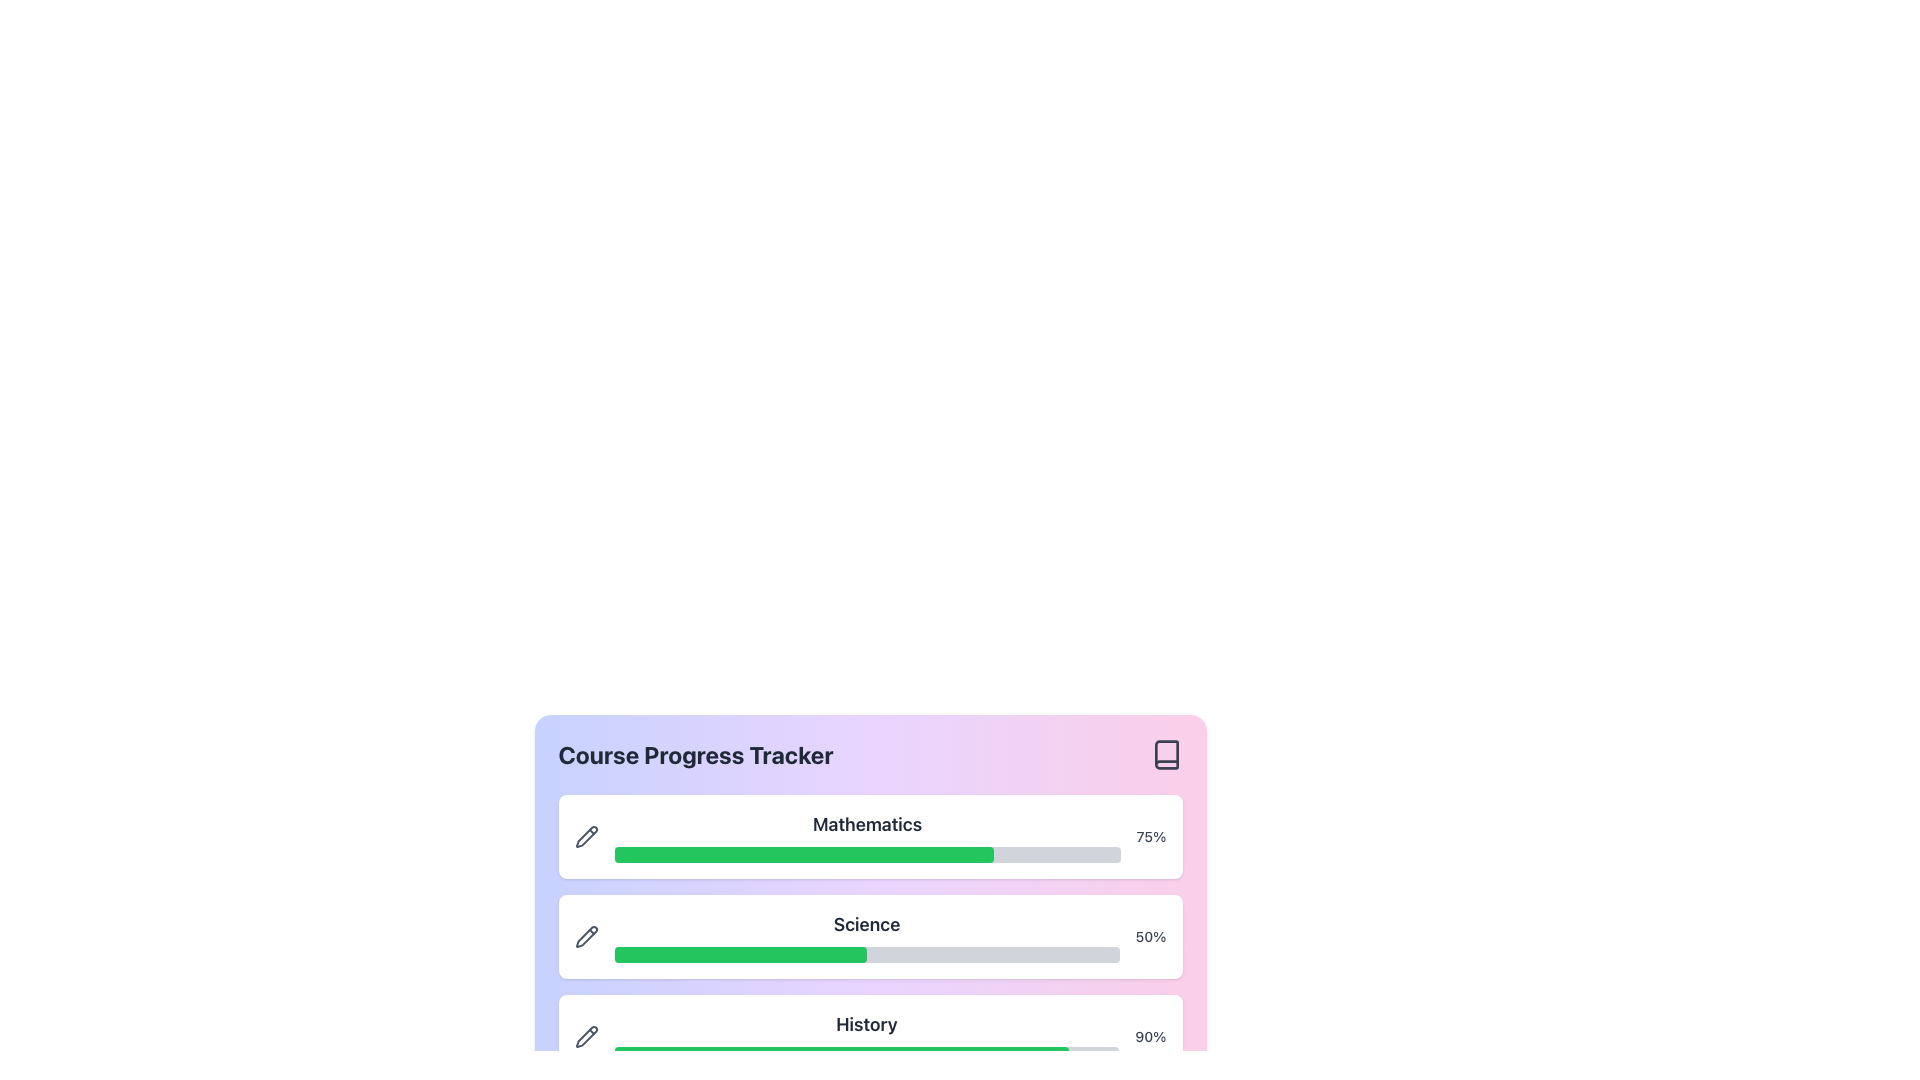 The image size is (1920, 1080). I want to click on the green progress bar in the 'Course Progress Tracker' section under the 'Mathematics' heading, which visually represents a 75% completion, so click(804, 855).